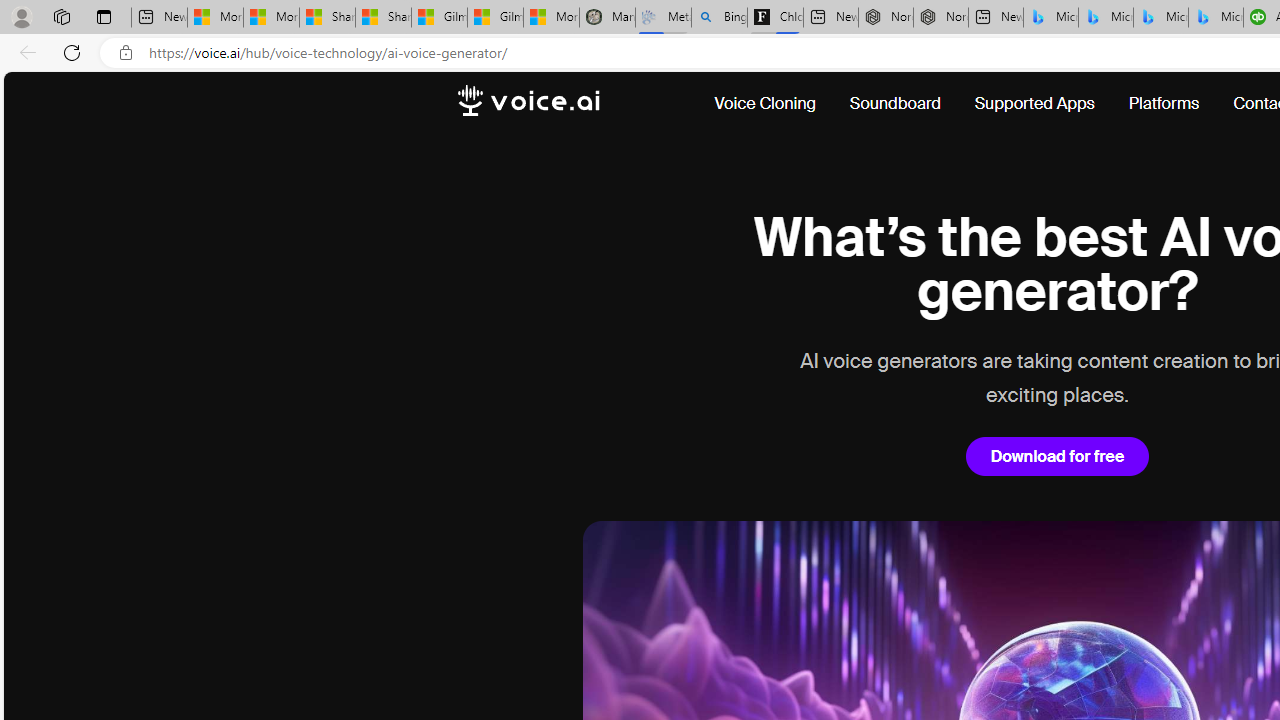  What do you see at coordinates (1056, 456) in the screenshot?
I see `'Download for free'` at bounding box center [1056, 456].